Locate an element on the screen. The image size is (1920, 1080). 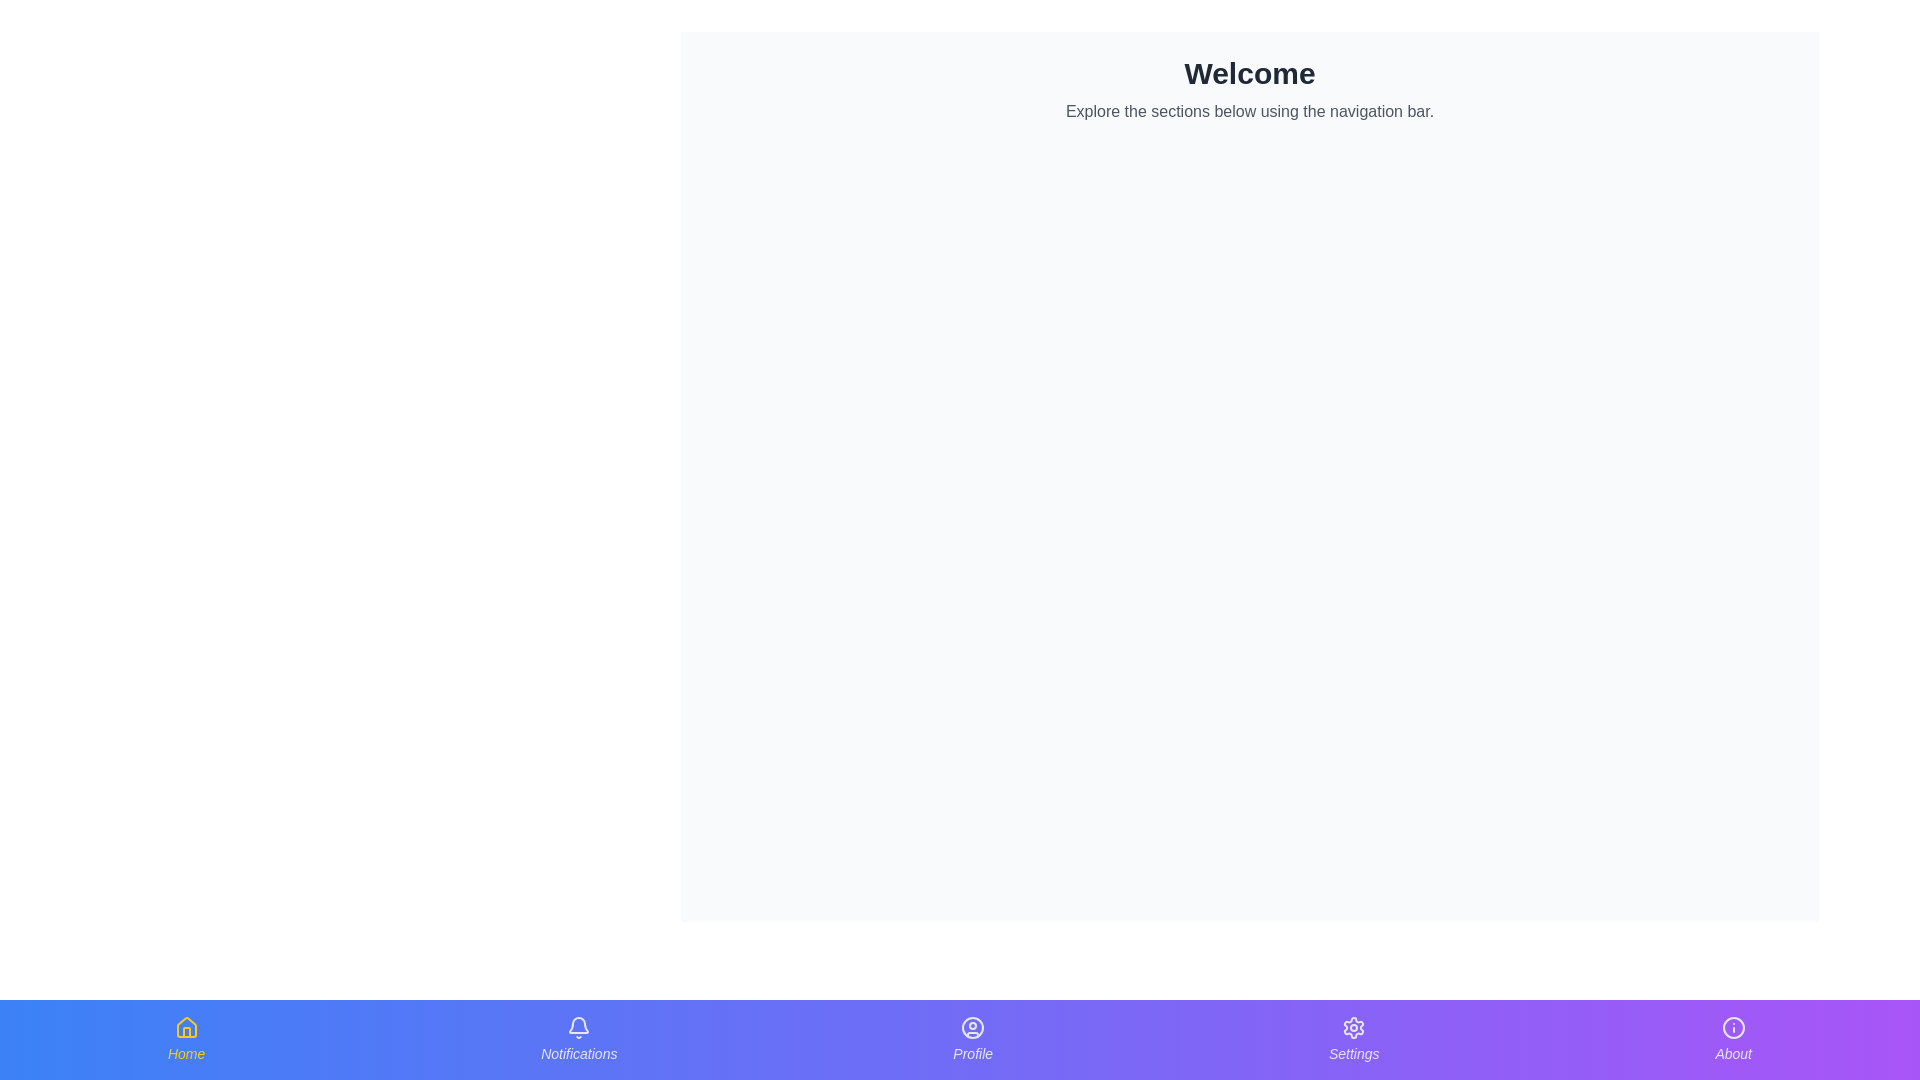
the notifications button in the bottom navigation bar to apply the scale effect is located at coordinates (578, 1039).